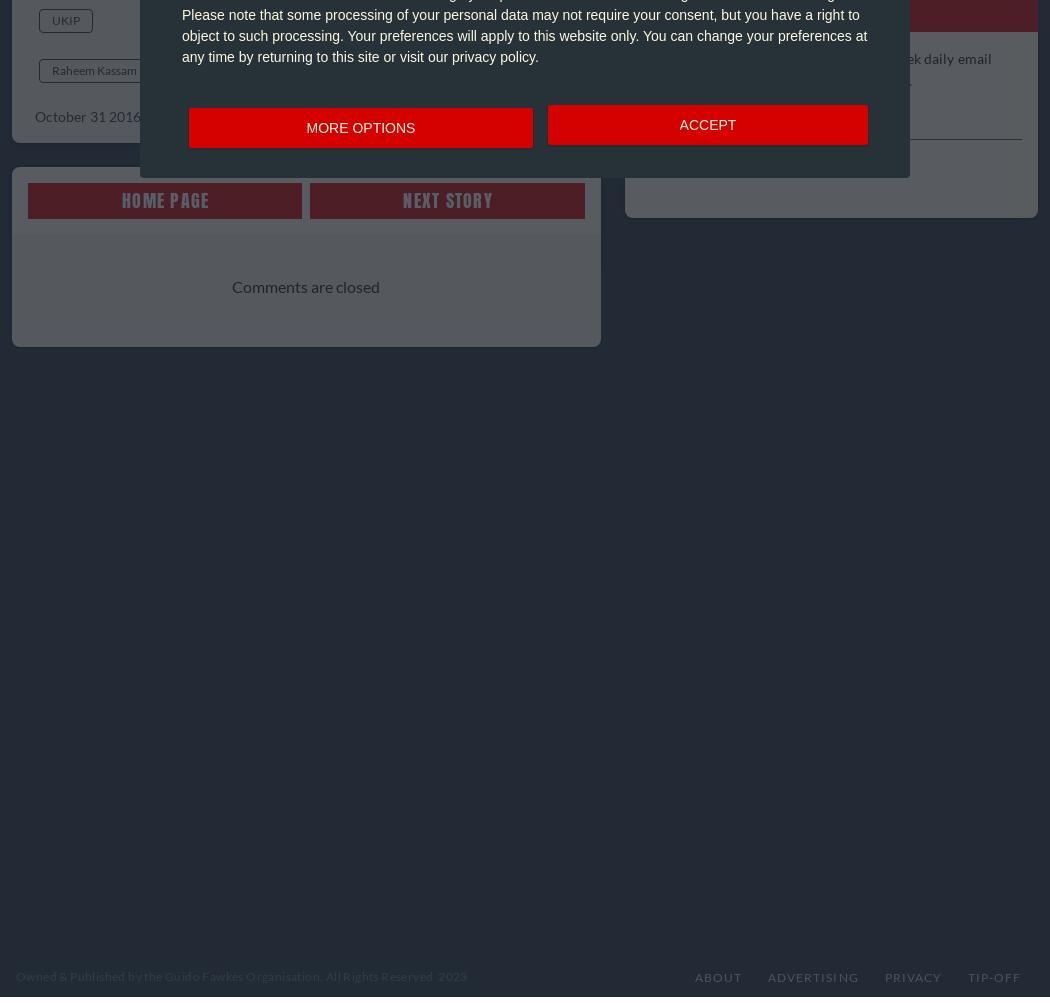  Describe the element at coordinates (165, 199) in the screenshot. I see `'Home Page'` at that location.